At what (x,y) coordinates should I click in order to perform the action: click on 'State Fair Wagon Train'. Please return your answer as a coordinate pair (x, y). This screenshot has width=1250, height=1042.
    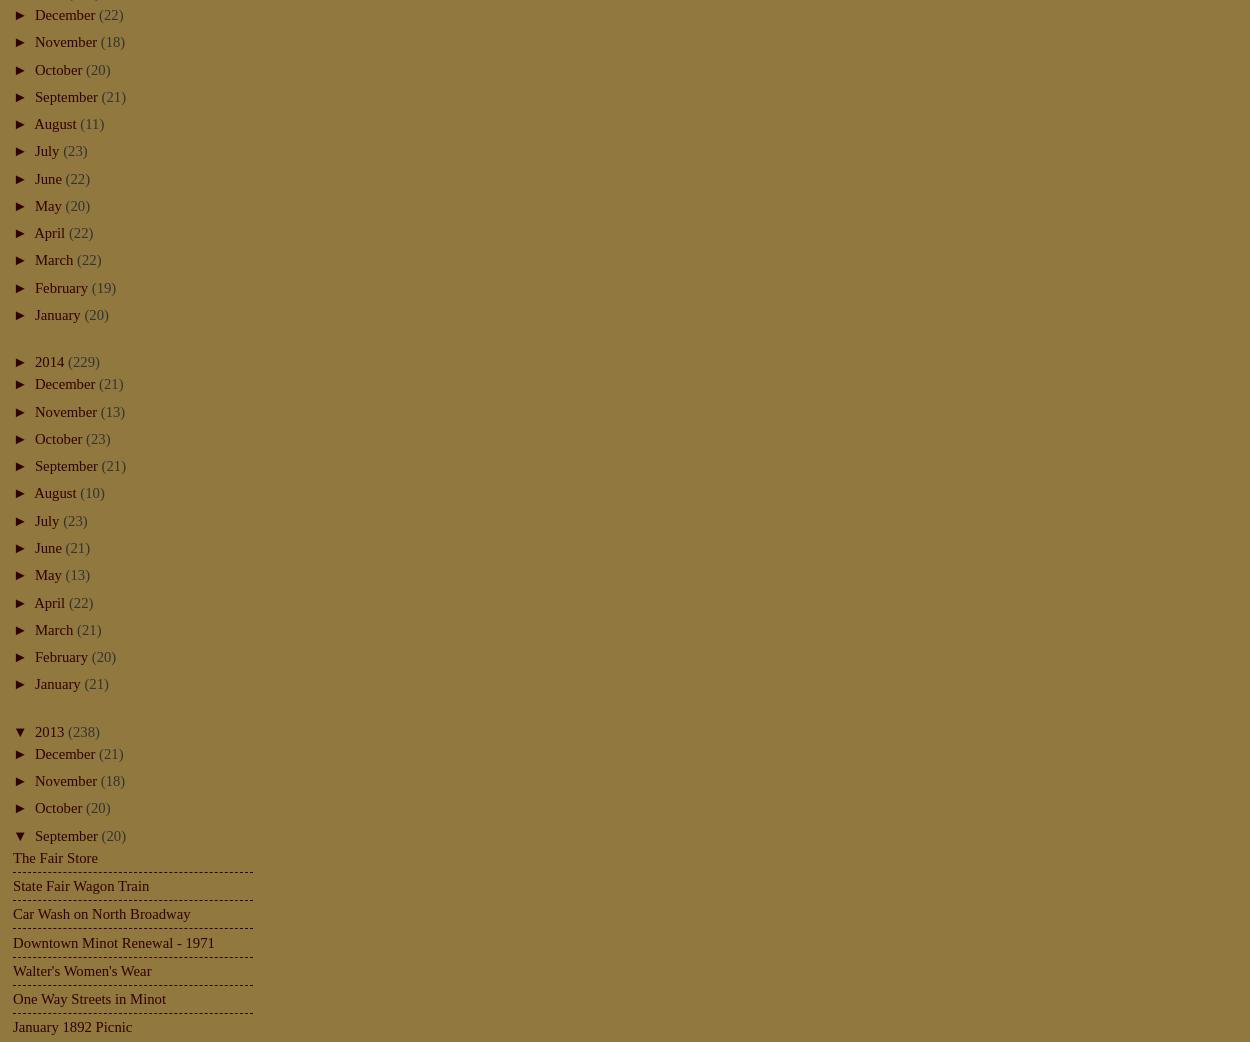
    Looking at the image, I should click on (80, 883).